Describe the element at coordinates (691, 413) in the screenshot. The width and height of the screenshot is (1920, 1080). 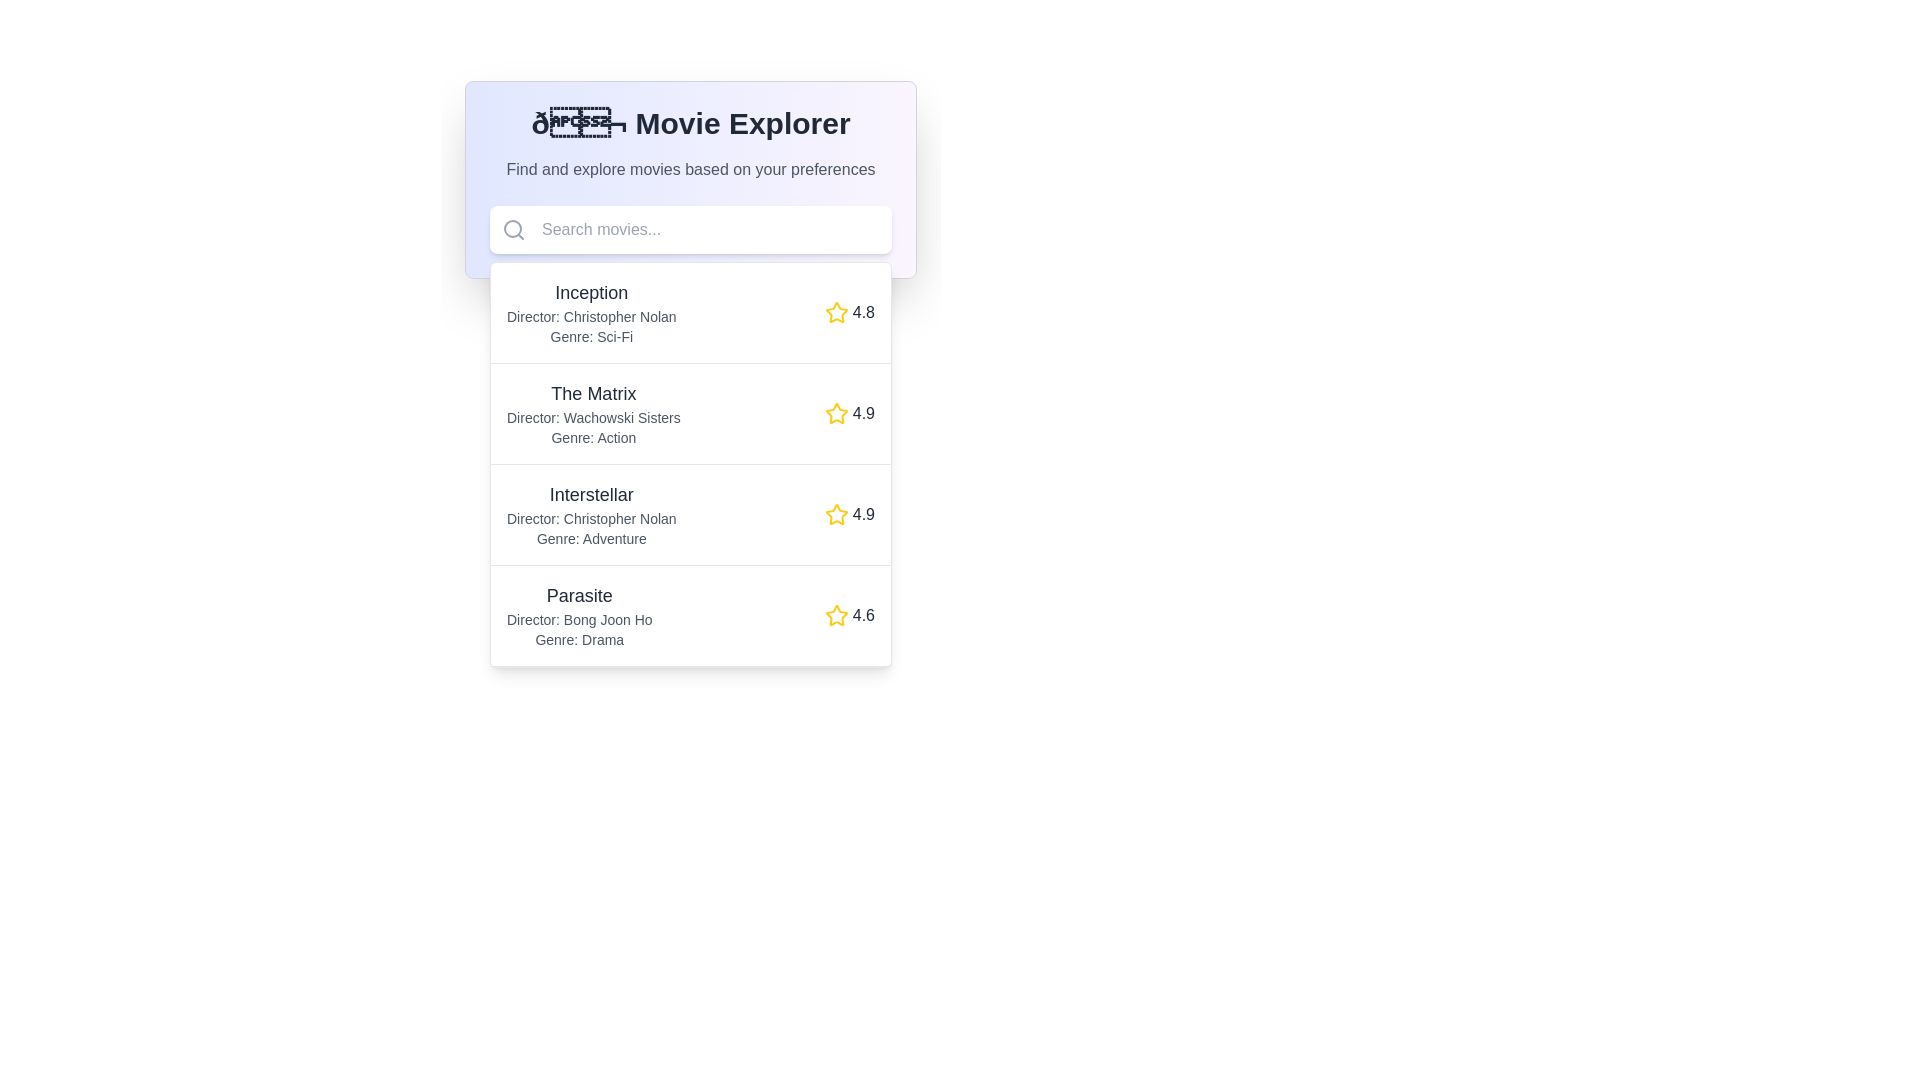
I see `the list item containing the title 'The Matrix', which includes metadata such as the director and genre, located in the dropdown panel` at that location.